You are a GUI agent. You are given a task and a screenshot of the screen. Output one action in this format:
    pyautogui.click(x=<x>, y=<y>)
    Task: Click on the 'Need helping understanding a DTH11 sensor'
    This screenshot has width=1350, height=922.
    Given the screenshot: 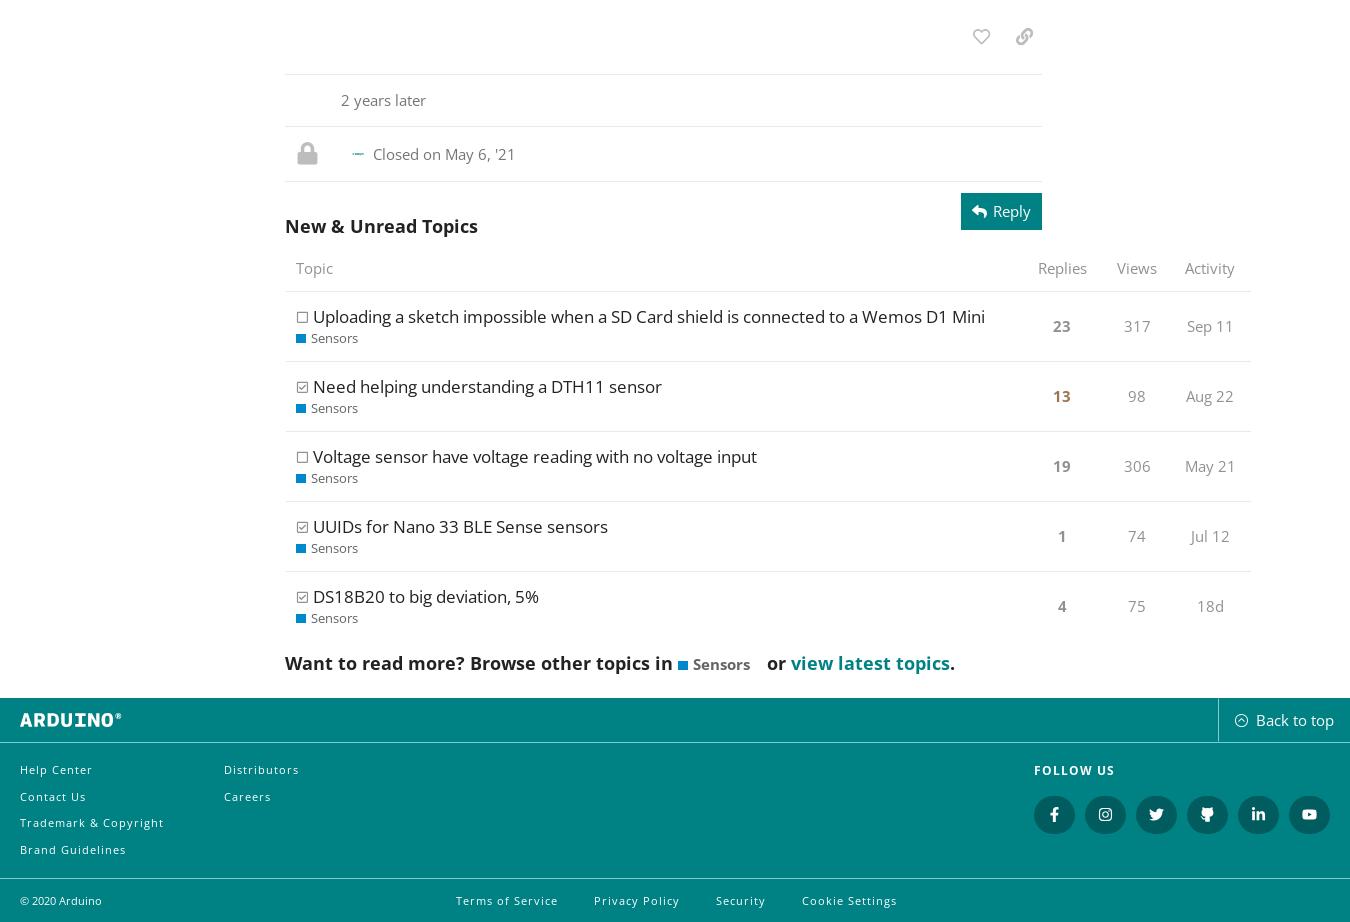 What is the action you would take?
    pyautogui.click(x=485, y=385)
    